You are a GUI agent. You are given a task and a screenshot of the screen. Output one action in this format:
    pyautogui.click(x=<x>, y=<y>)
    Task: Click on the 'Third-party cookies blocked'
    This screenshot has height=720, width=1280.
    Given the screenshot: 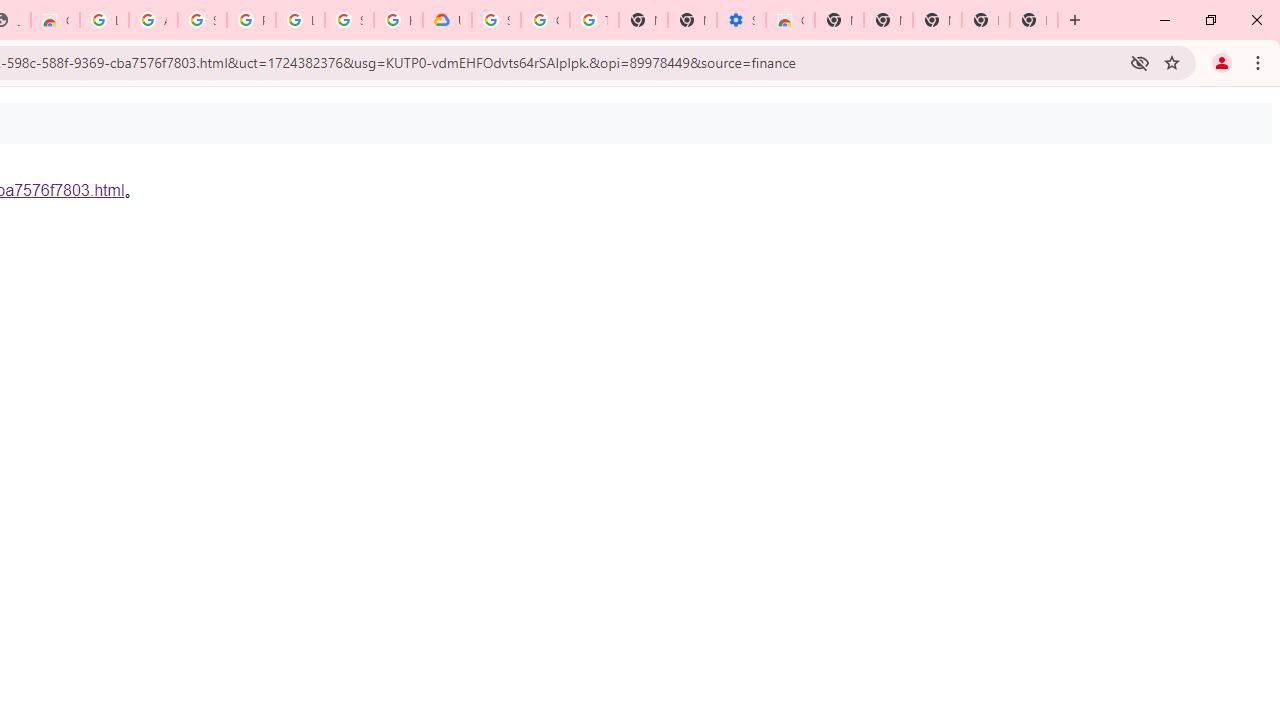 What is the action you would take?
    pyautogui.click(x=1139, y=61)
    